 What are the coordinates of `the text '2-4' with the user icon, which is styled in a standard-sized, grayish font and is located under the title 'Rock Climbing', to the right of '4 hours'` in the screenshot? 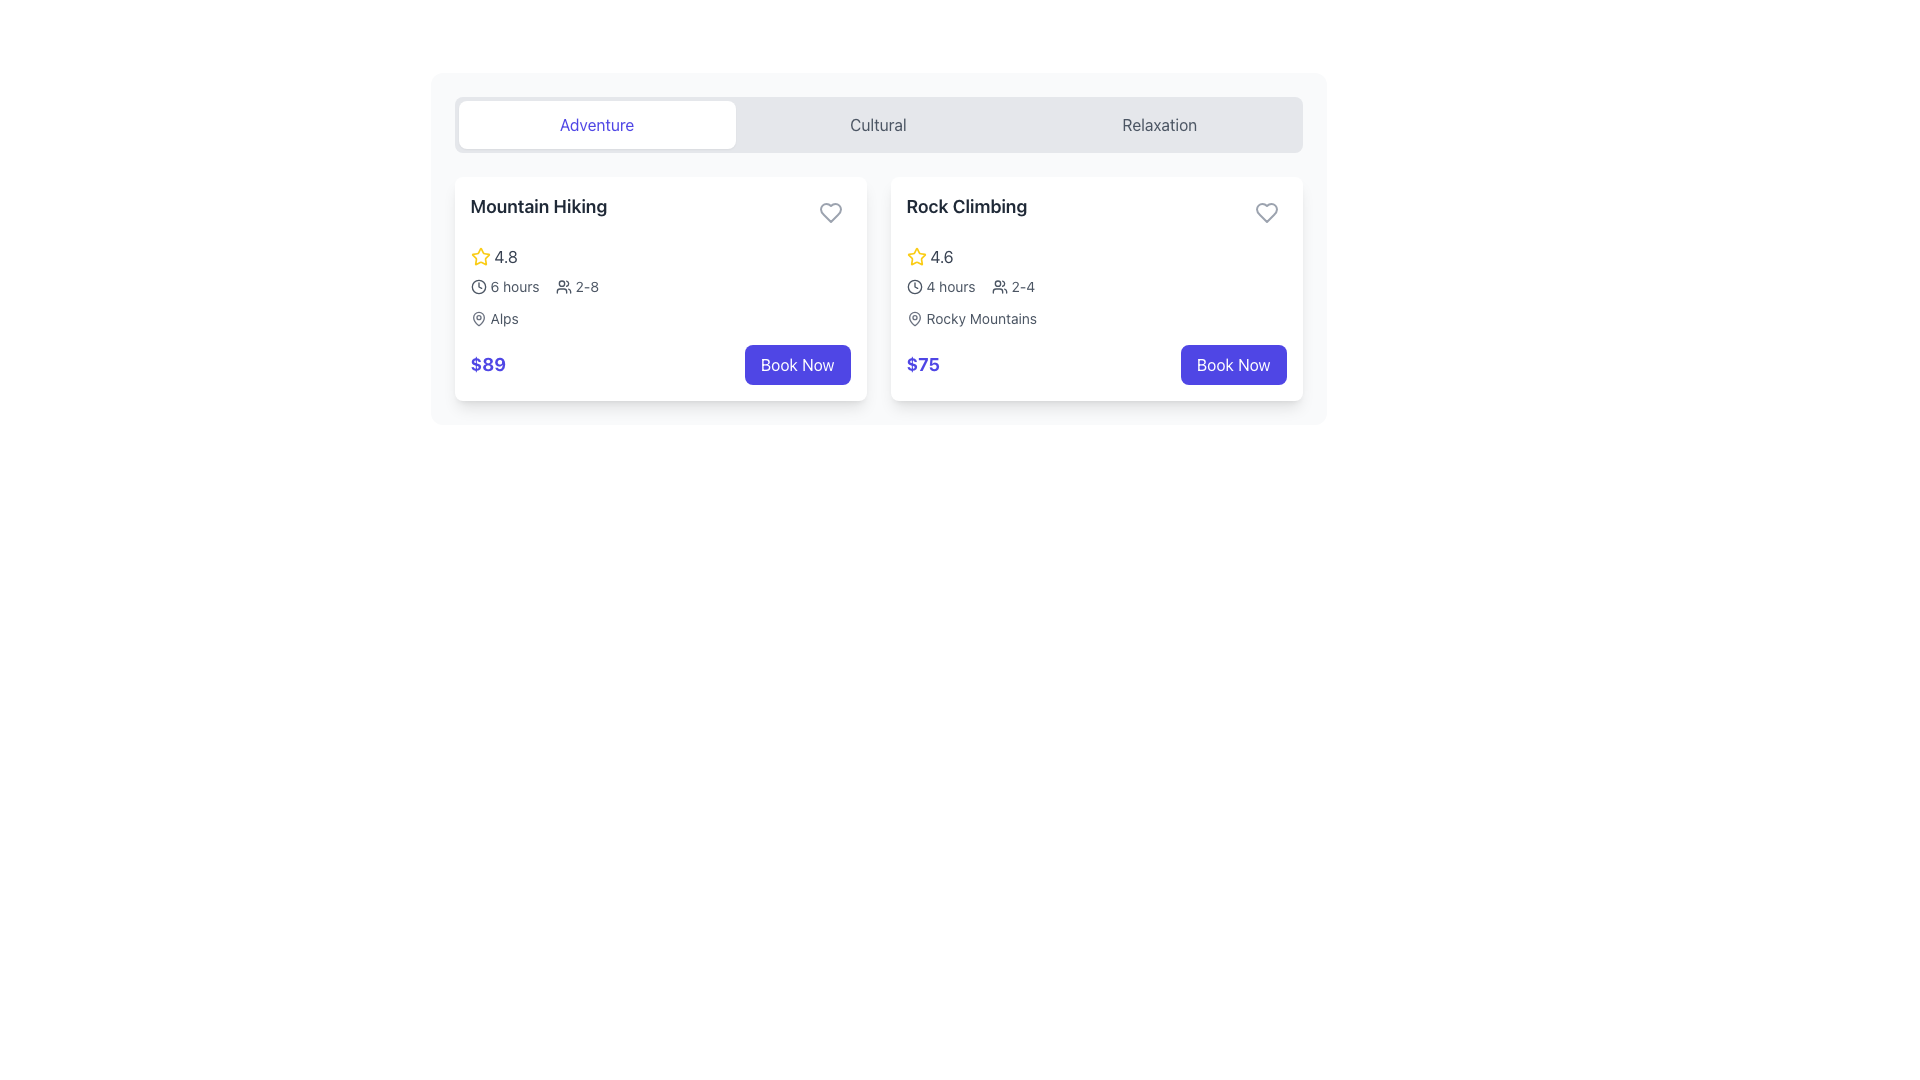 It's located at (1013, 286).